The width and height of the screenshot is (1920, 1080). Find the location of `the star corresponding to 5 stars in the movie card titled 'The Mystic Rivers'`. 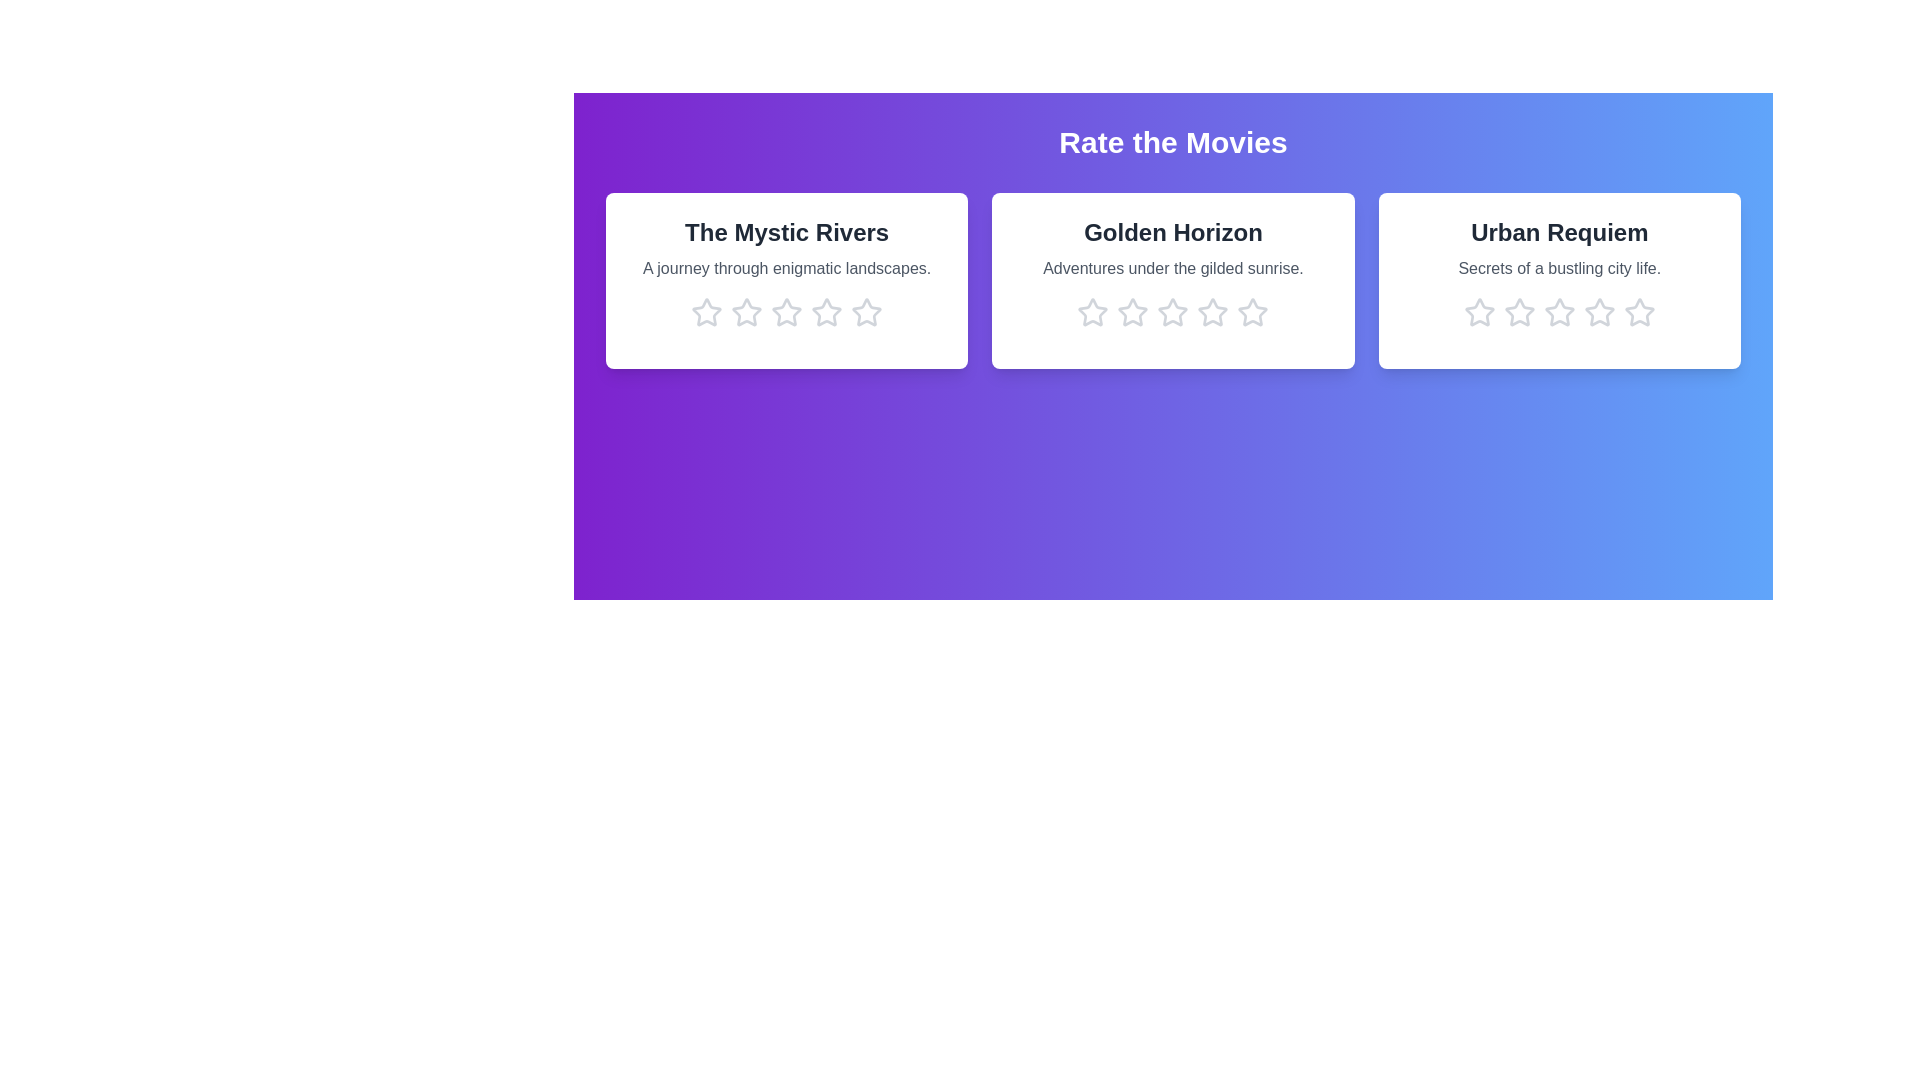

the star corresponding to 5 stars in the movie card titled 'The Mystic Rivers' is located at coordinates (867, 312).